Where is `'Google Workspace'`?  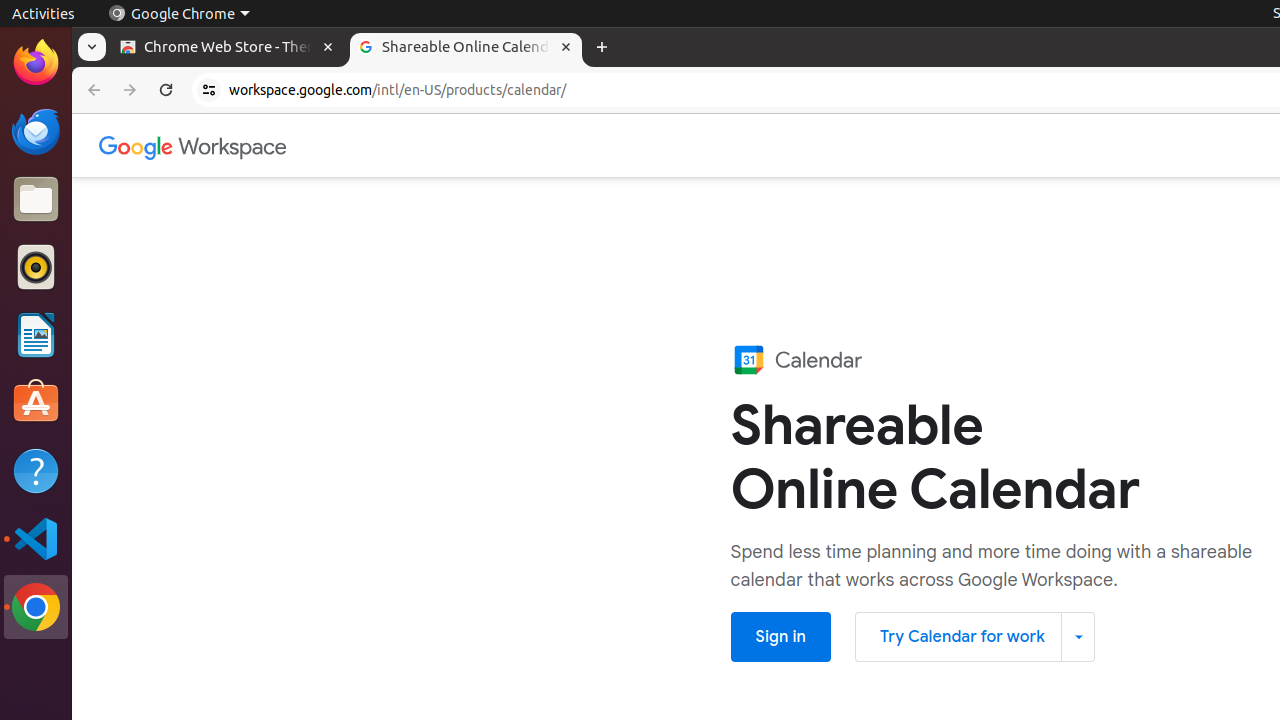 'Google Workspace' is located at coordinates (194, 145).